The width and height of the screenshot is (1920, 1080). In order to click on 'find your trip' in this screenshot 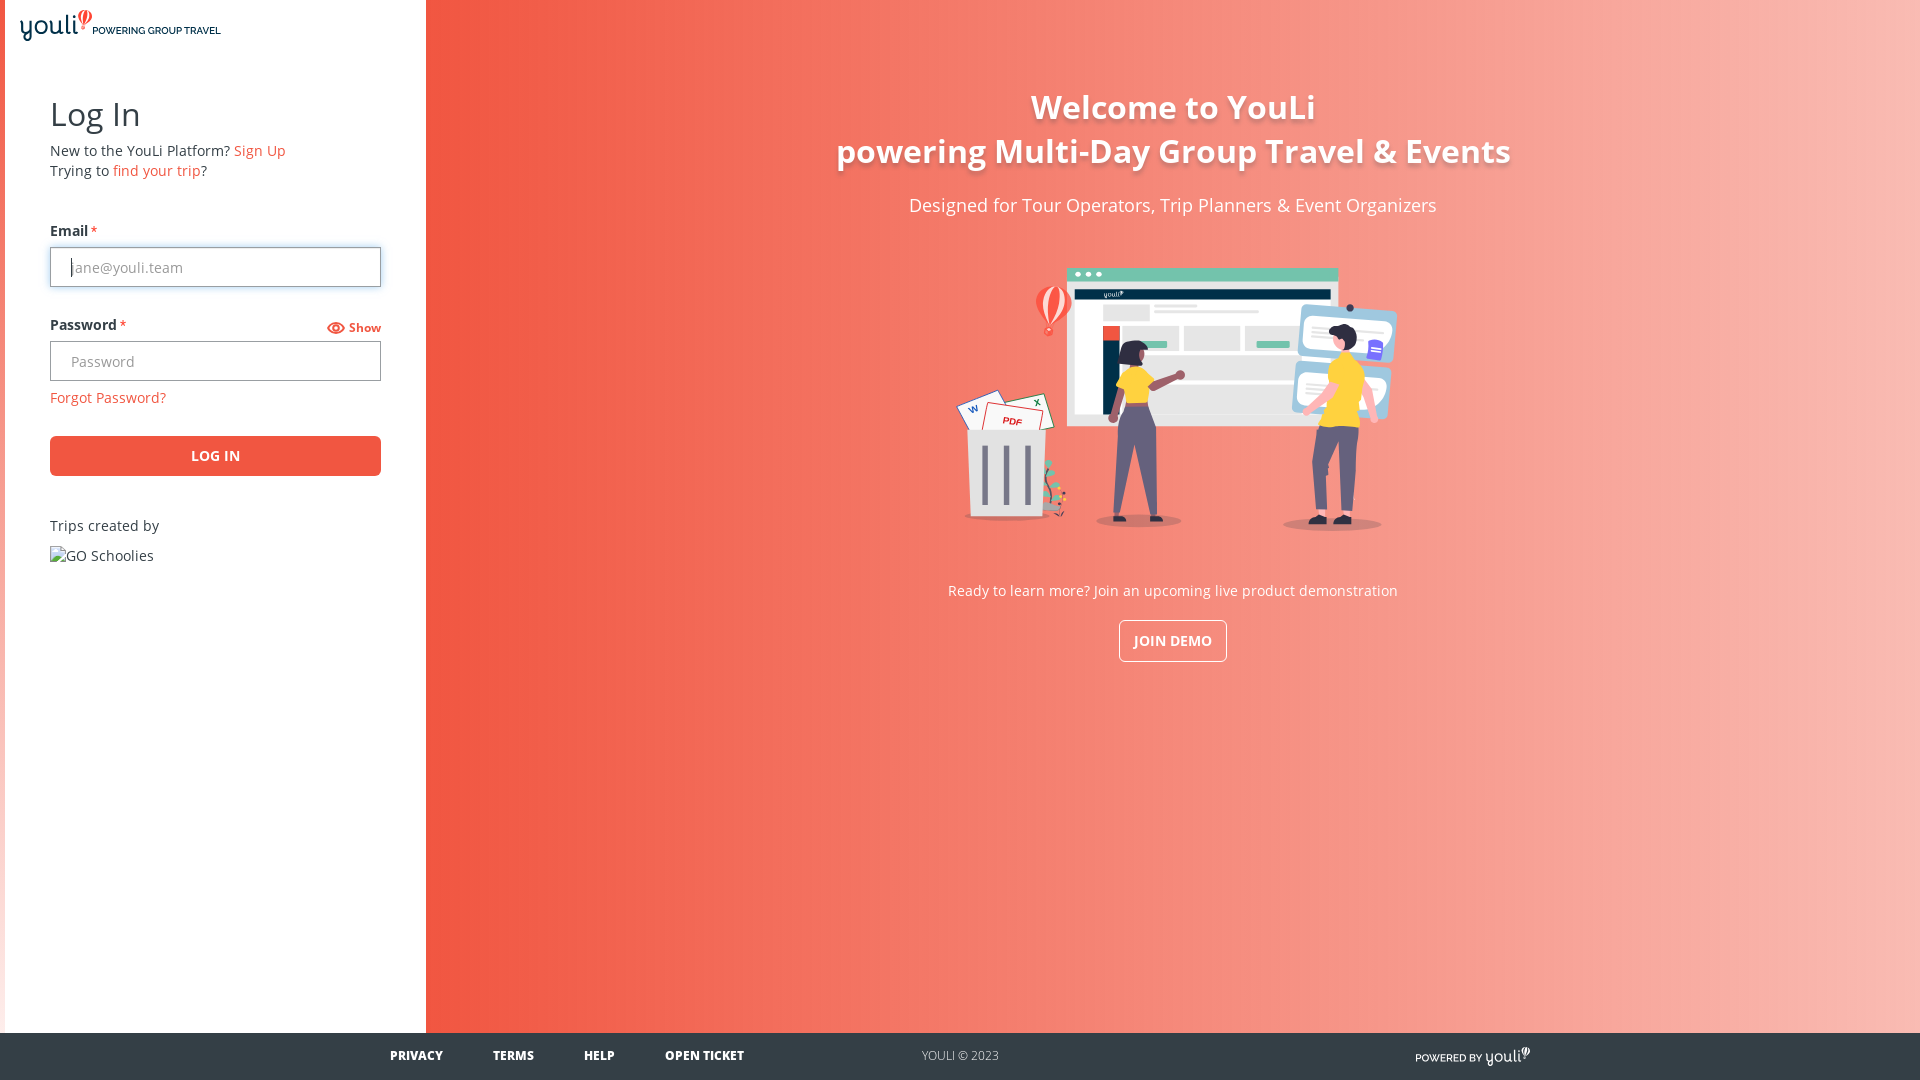, I will do `click(156, 169)`.